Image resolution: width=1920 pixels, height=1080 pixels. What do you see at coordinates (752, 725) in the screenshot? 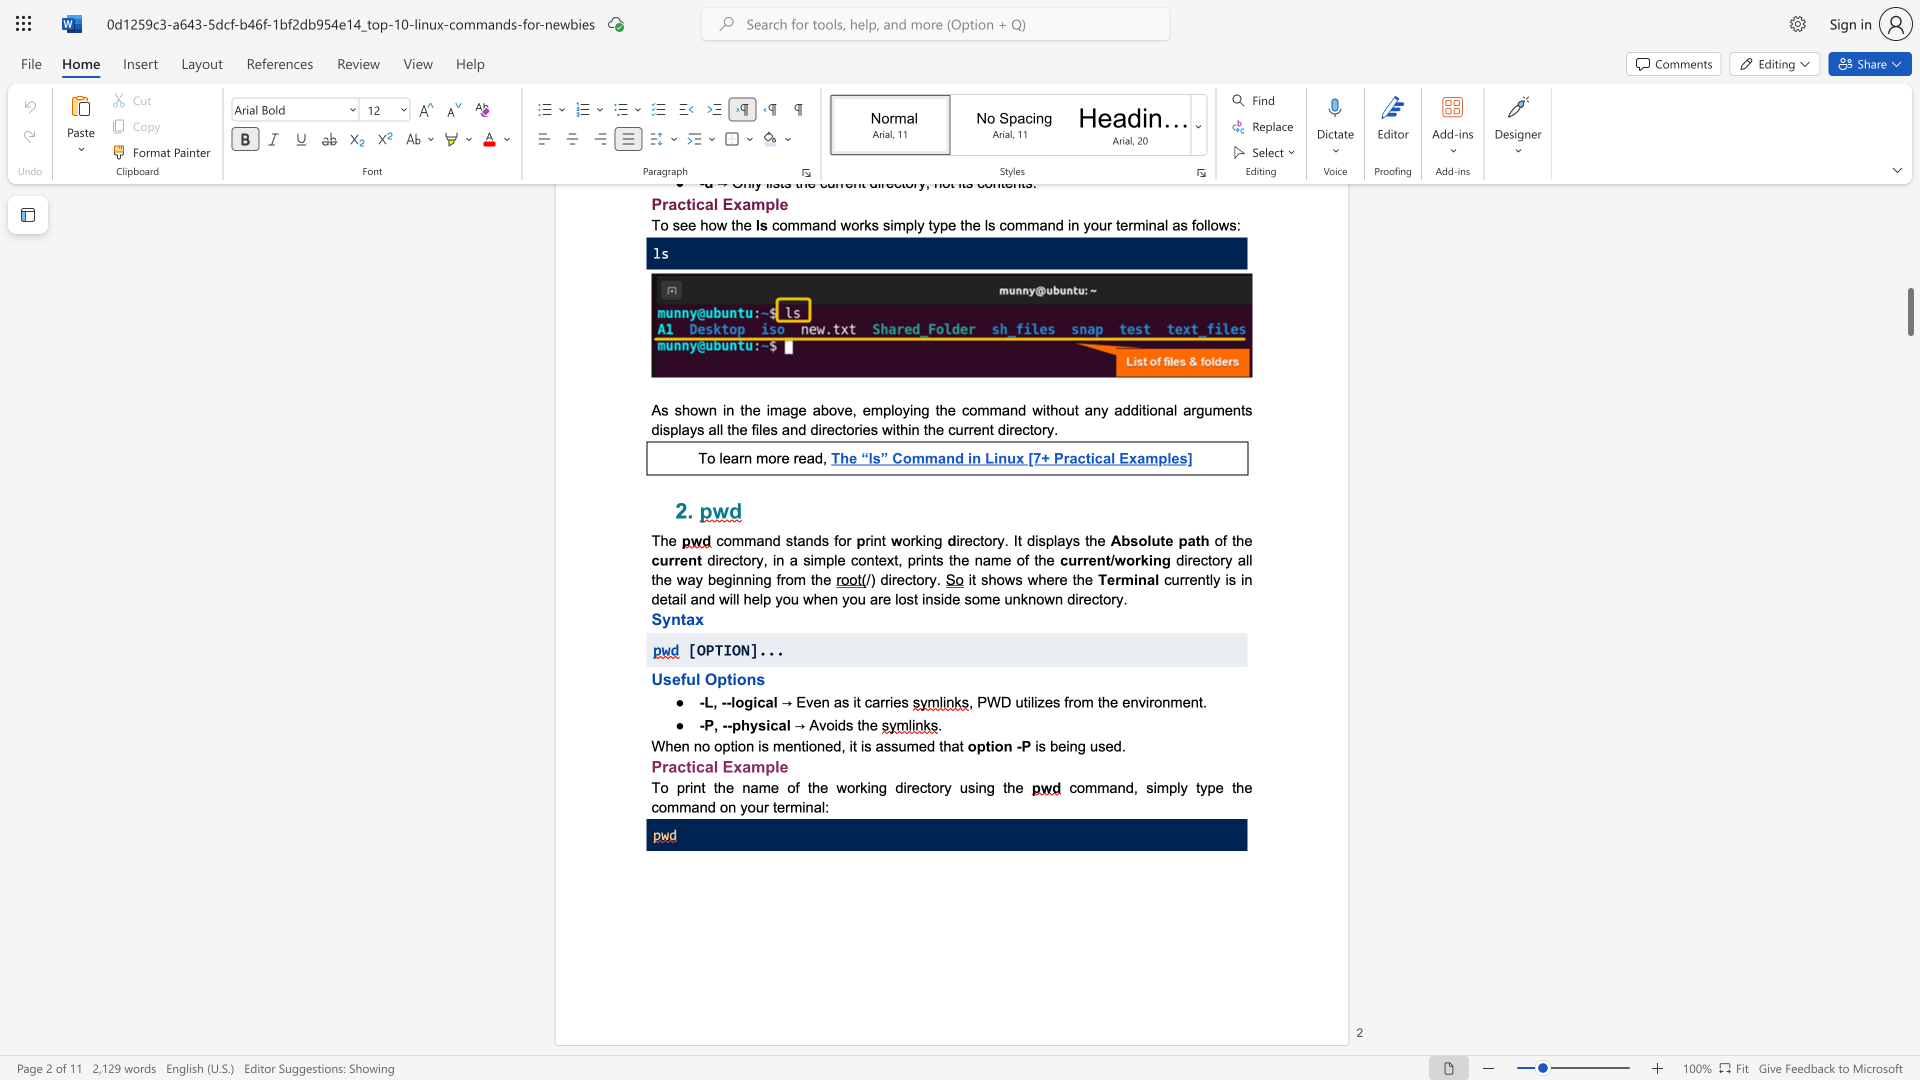
I see `the 1th character "y" in the text` at bounding box center [752, 725].